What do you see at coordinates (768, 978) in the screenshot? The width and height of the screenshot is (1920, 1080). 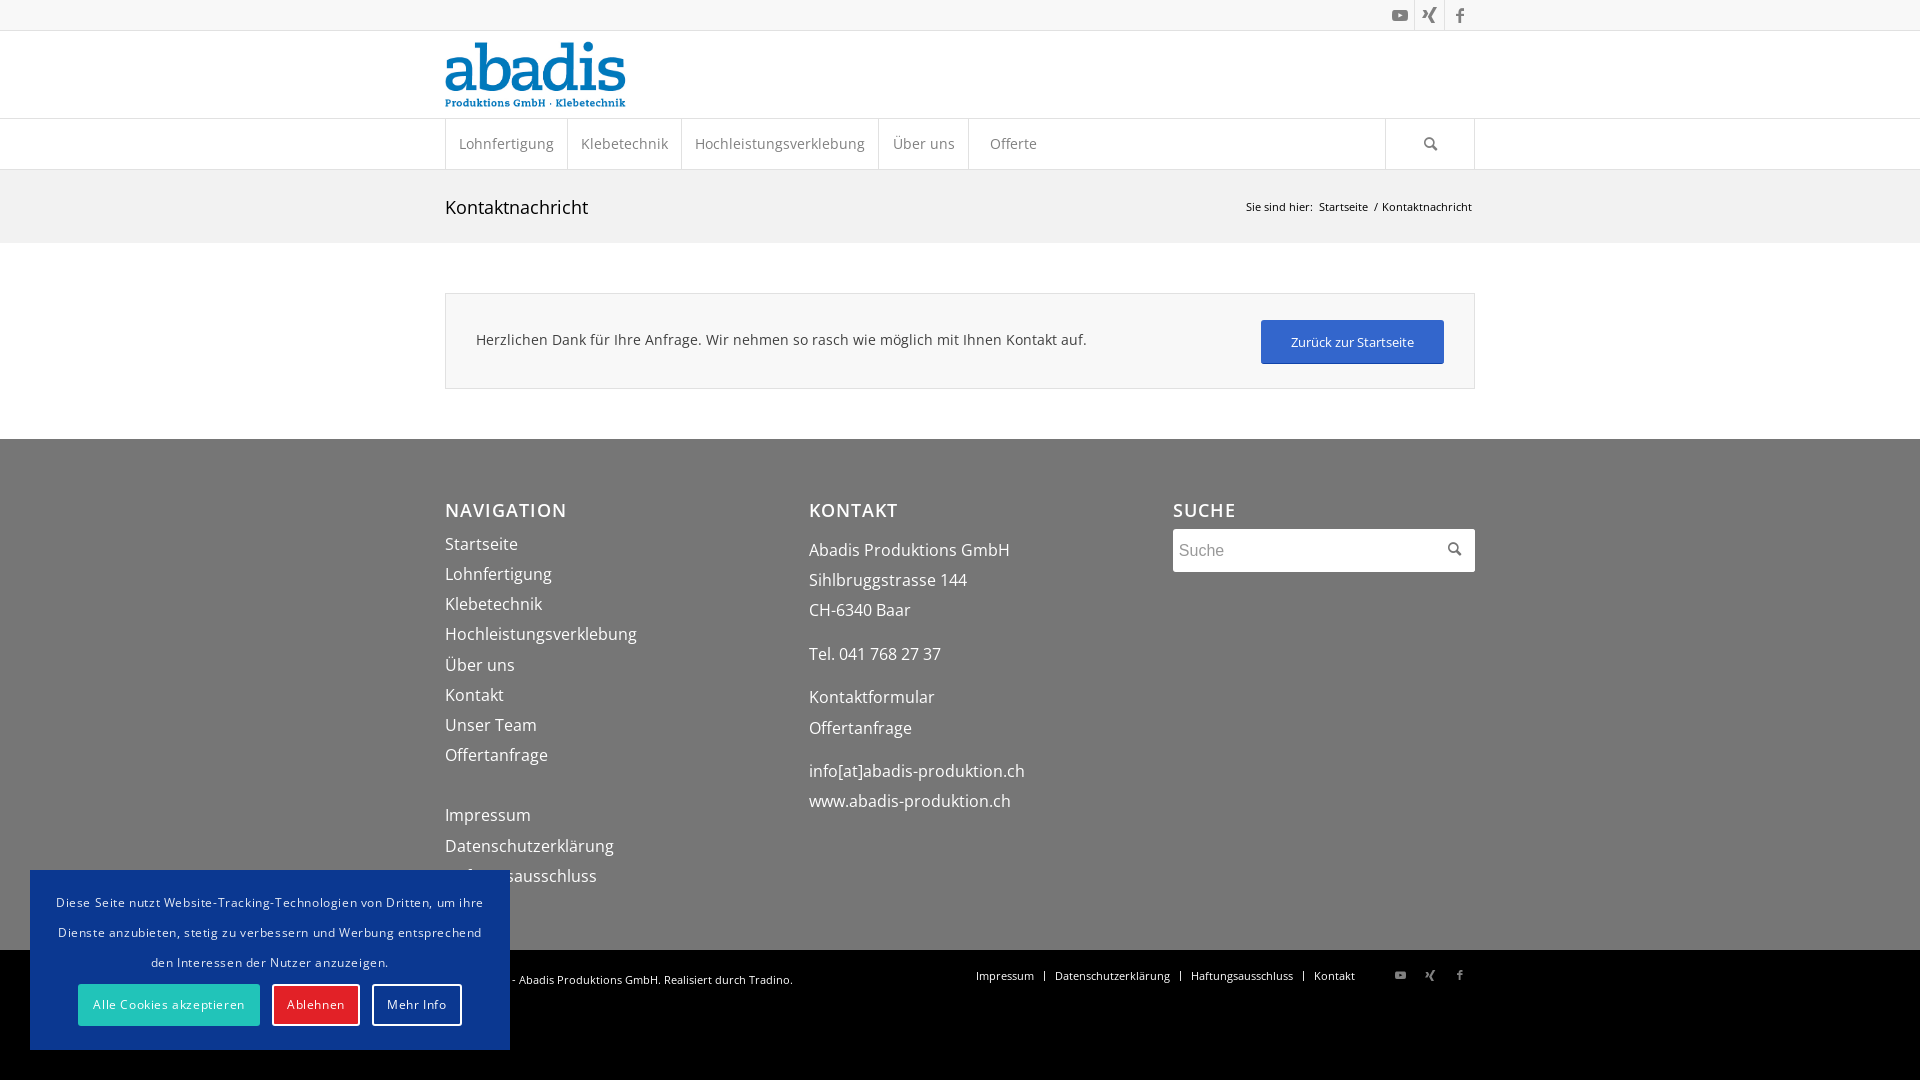 I see `'Tradino'` at bounding box center [768, 978].